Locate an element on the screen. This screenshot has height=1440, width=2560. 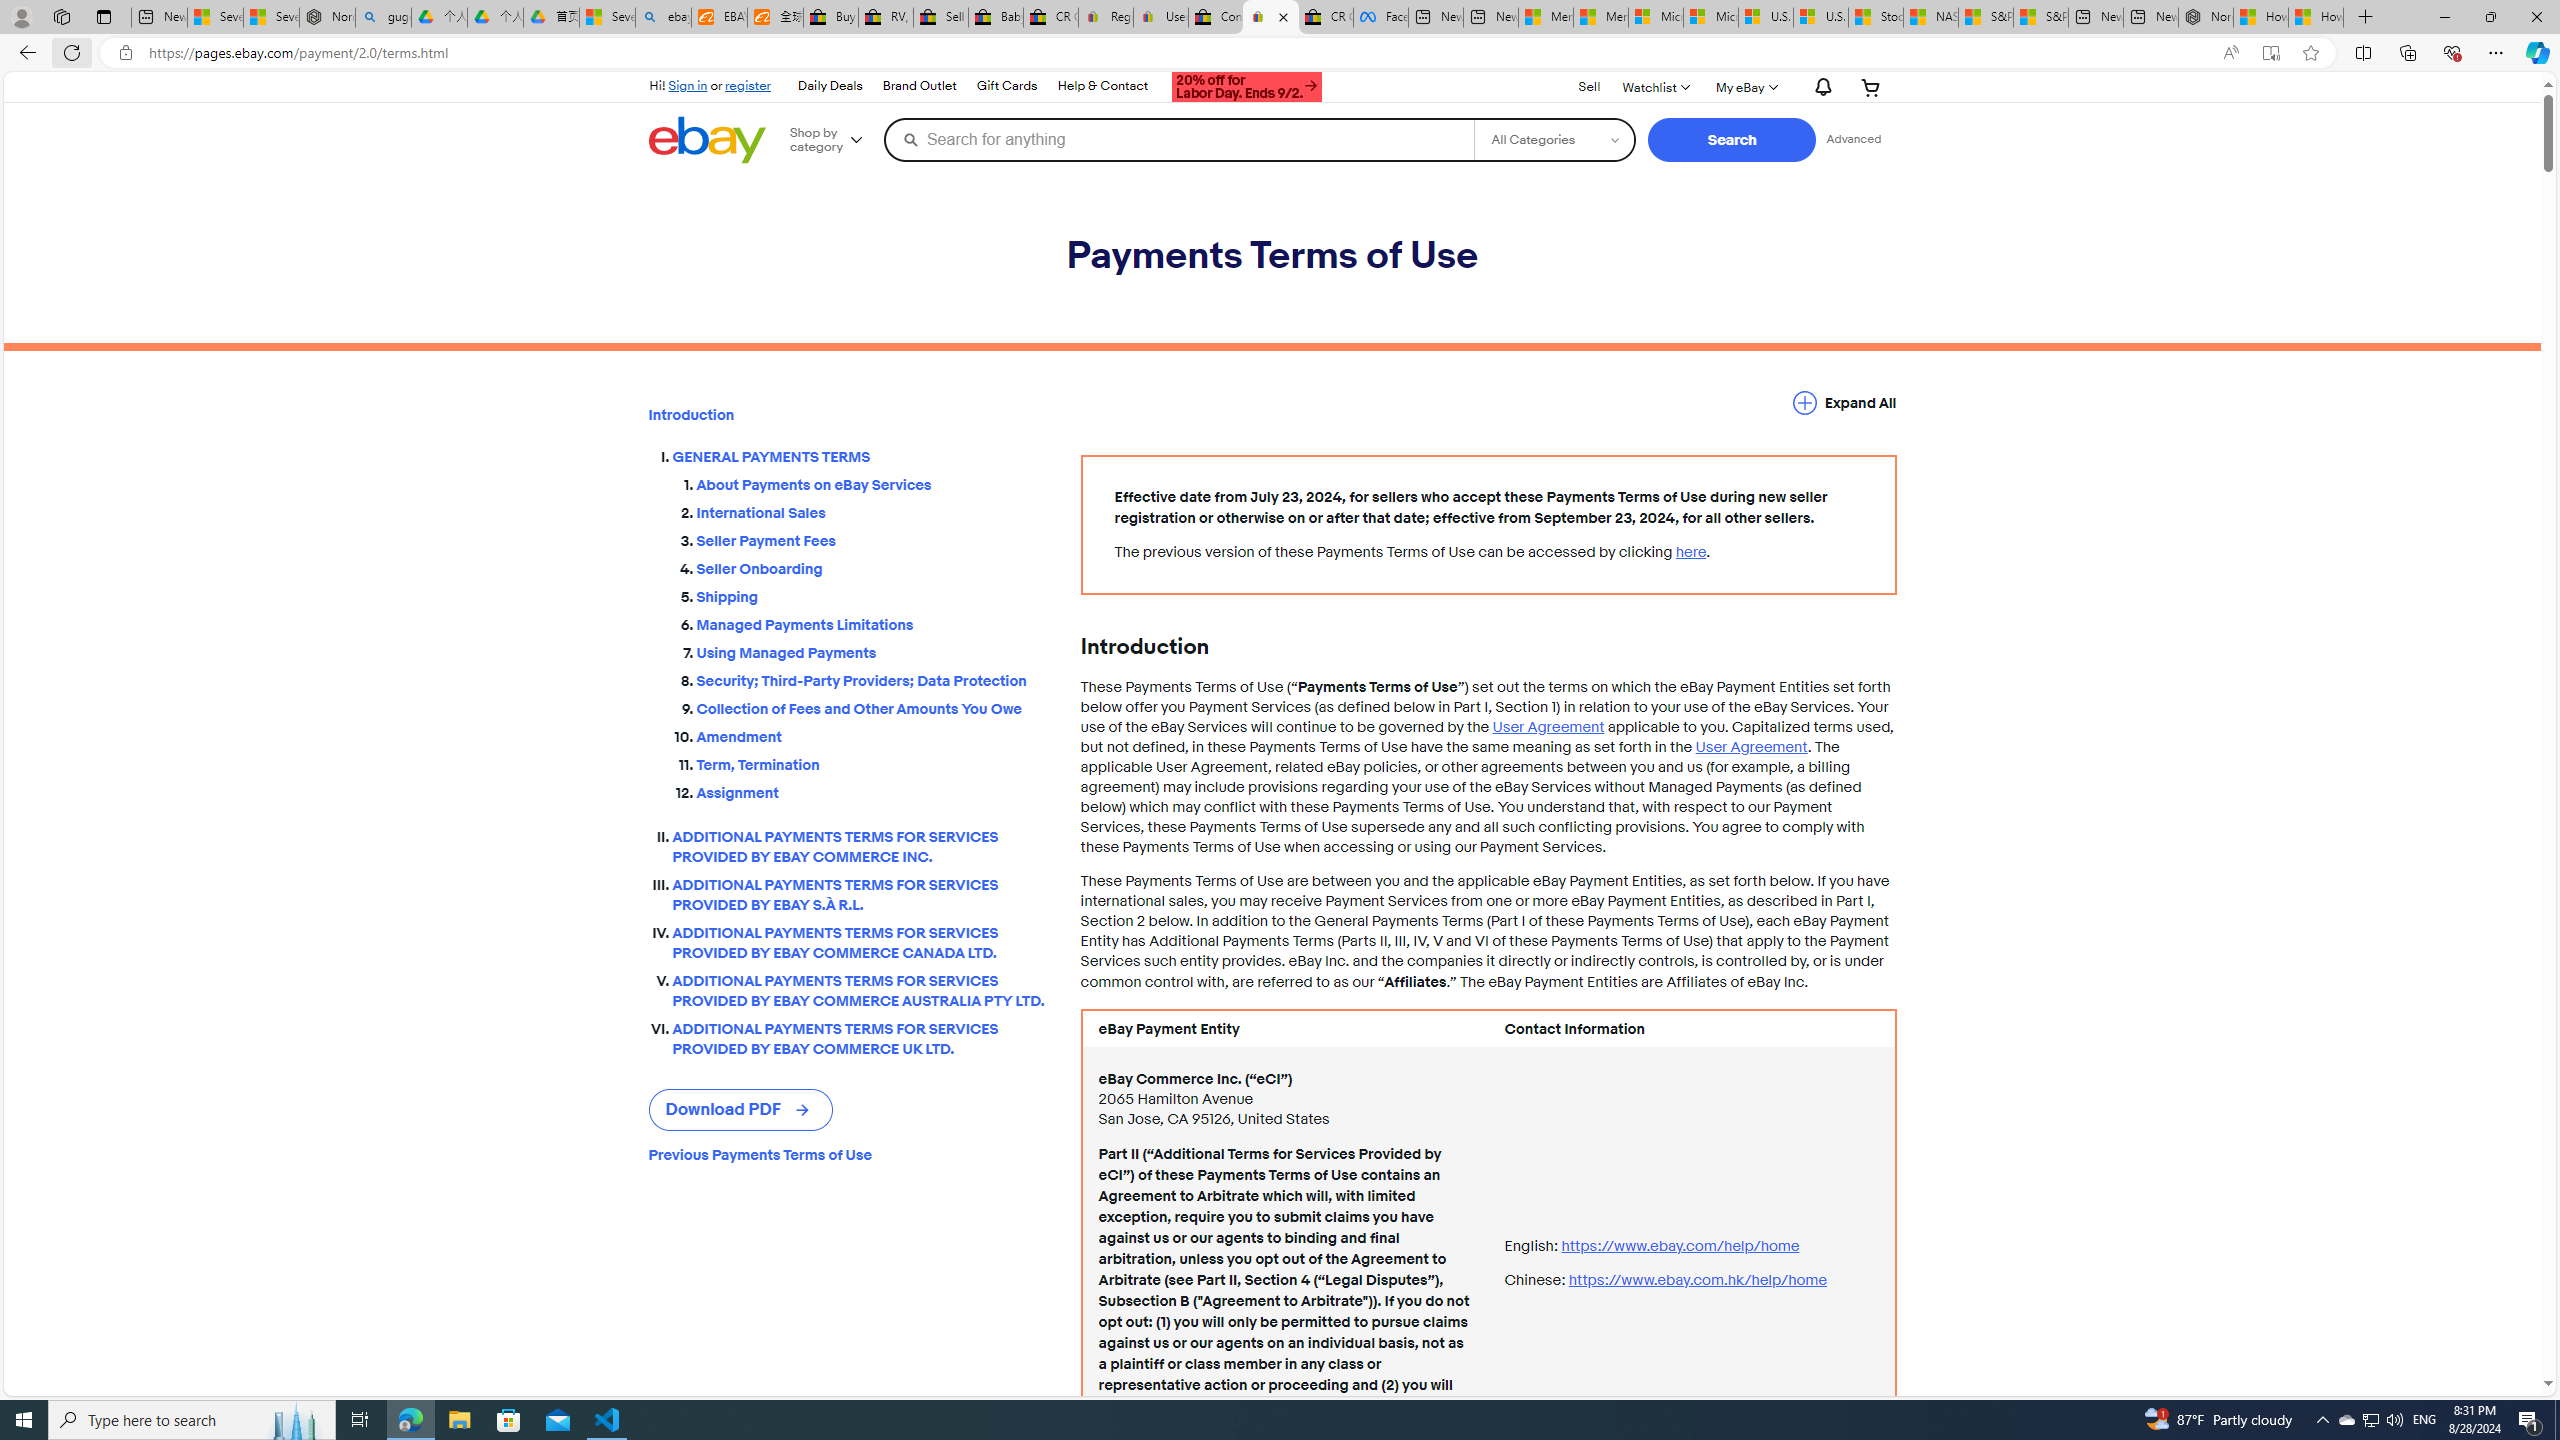
'here' is located at coordinates (1689, 551).